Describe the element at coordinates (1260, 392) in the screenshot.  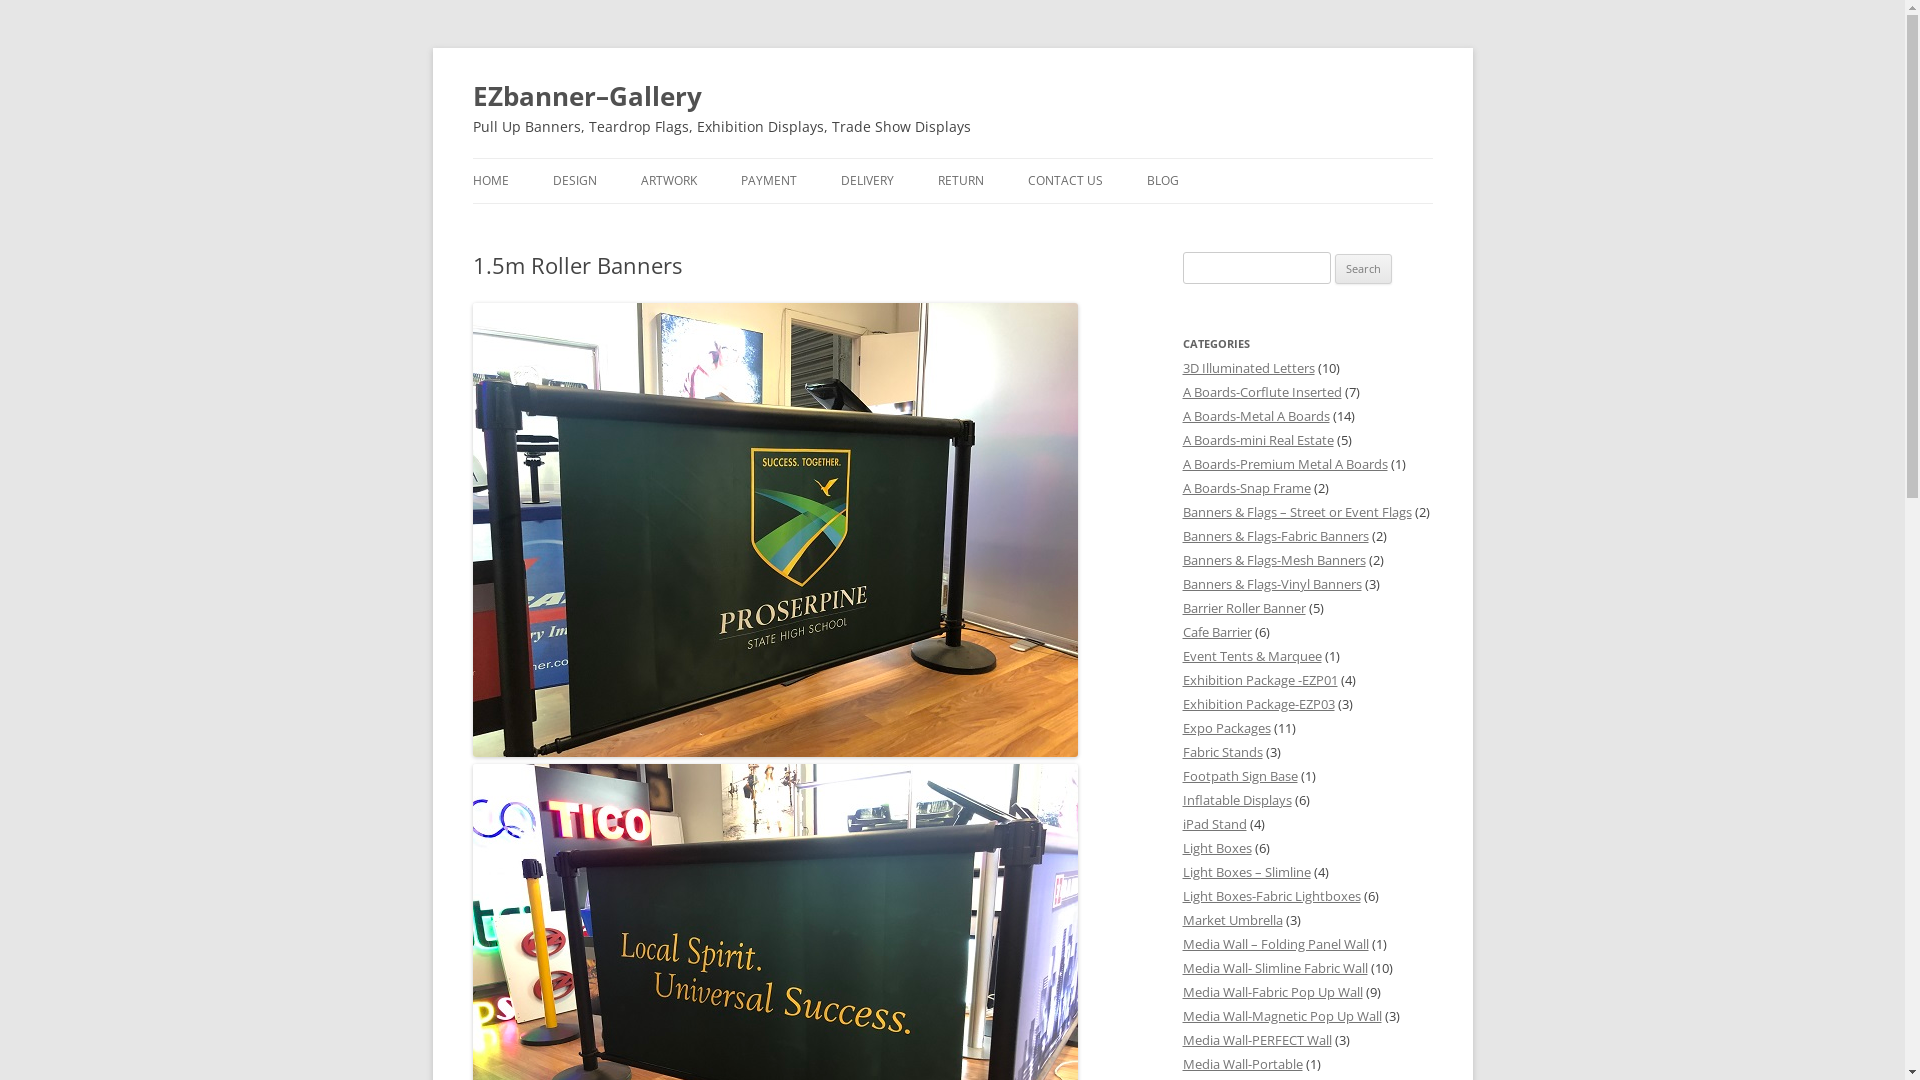
I see `'A Boards-Corflute Inserted'` at that location.